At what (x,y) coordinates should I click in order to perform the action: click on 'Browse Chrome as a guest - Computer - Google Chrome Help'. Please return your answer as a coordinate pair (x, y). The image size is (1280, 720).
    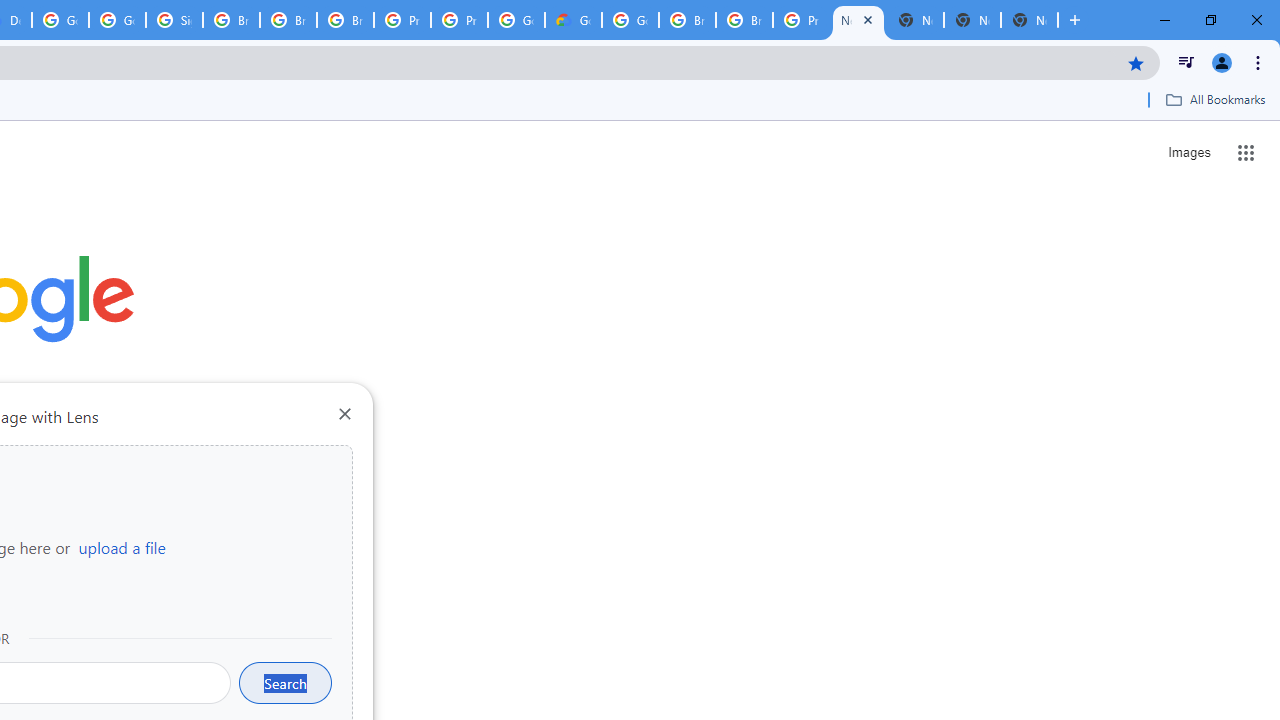
    Looking at the image, I should click on (687, 20).